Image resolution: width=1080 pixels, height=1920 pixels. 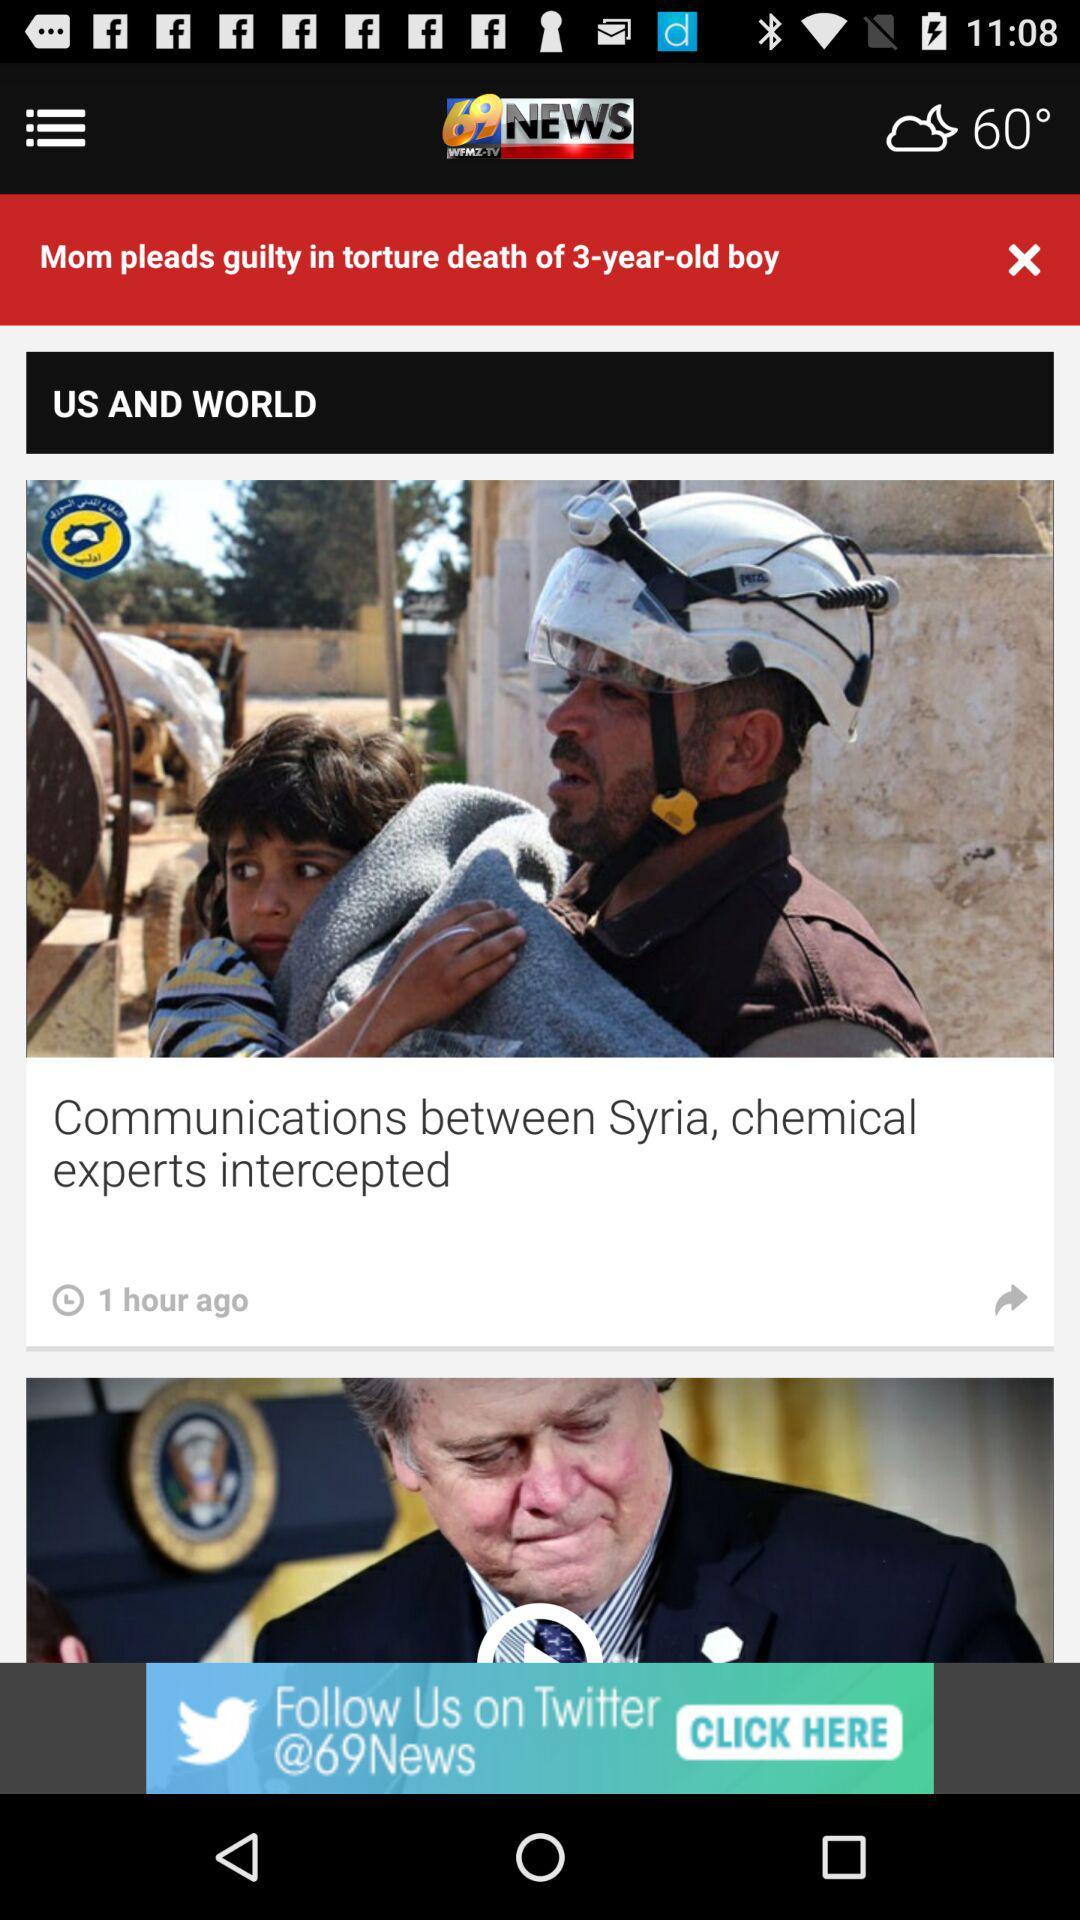 What do you see at coordinates (540, 1727) in the screenshot?
I see `our twitter` at bounding box center [540, 1727].